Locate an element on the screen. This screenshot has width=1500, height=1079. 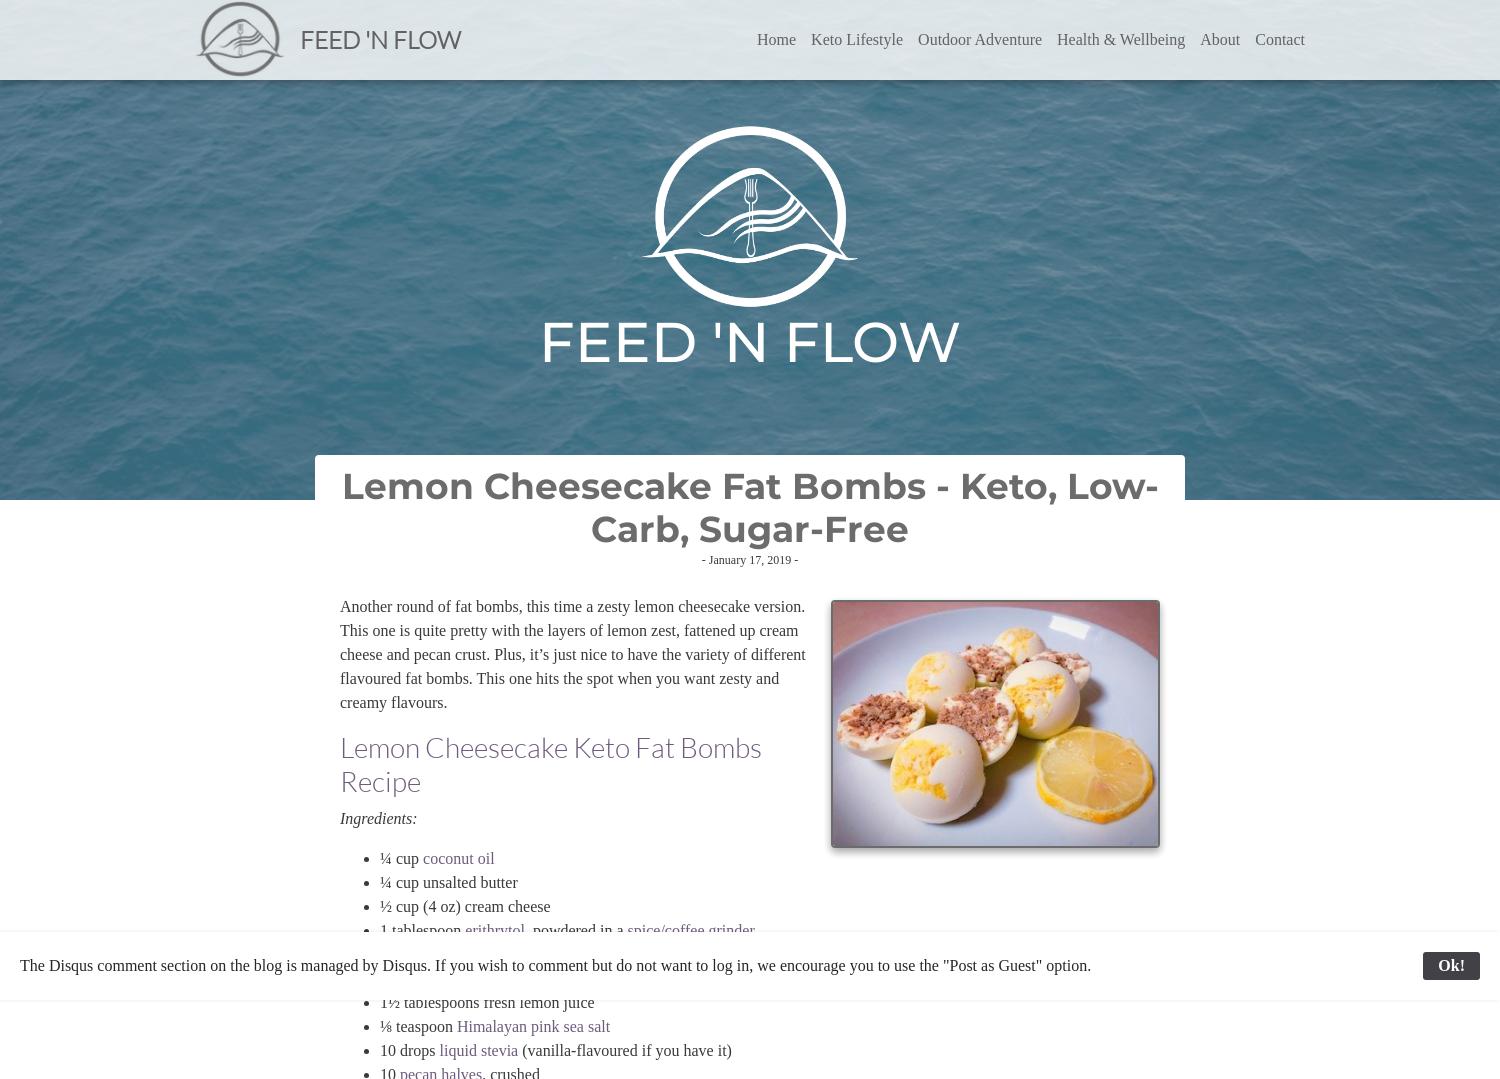
'Lemon Cheesecake Fat Bombs - Keto, Low-Carb, Sugar-Free' is located at coordinates (748, 507).